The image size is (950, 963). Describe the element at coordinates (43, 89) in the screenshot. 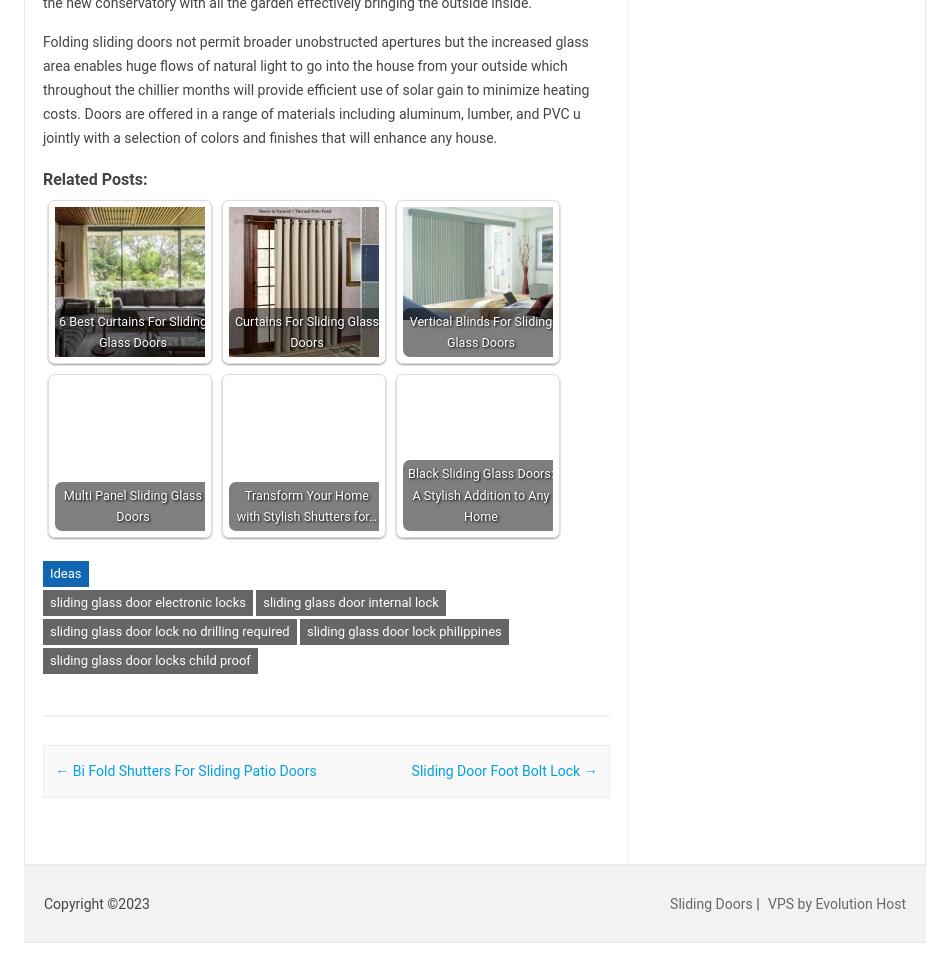

I see `'Folding sliding doors not permit broader unobstructed apertures but the increased glass area enables huge flows of natural light to go into the house from your outside which throughout the chillier months will provide efficient use of solar gain to minimize heating costs. Doors are offered in a range of materials including aluminum, lumber, and PVC u jointly with a selection of colors and finishes that will enhance any house.'` at that location.